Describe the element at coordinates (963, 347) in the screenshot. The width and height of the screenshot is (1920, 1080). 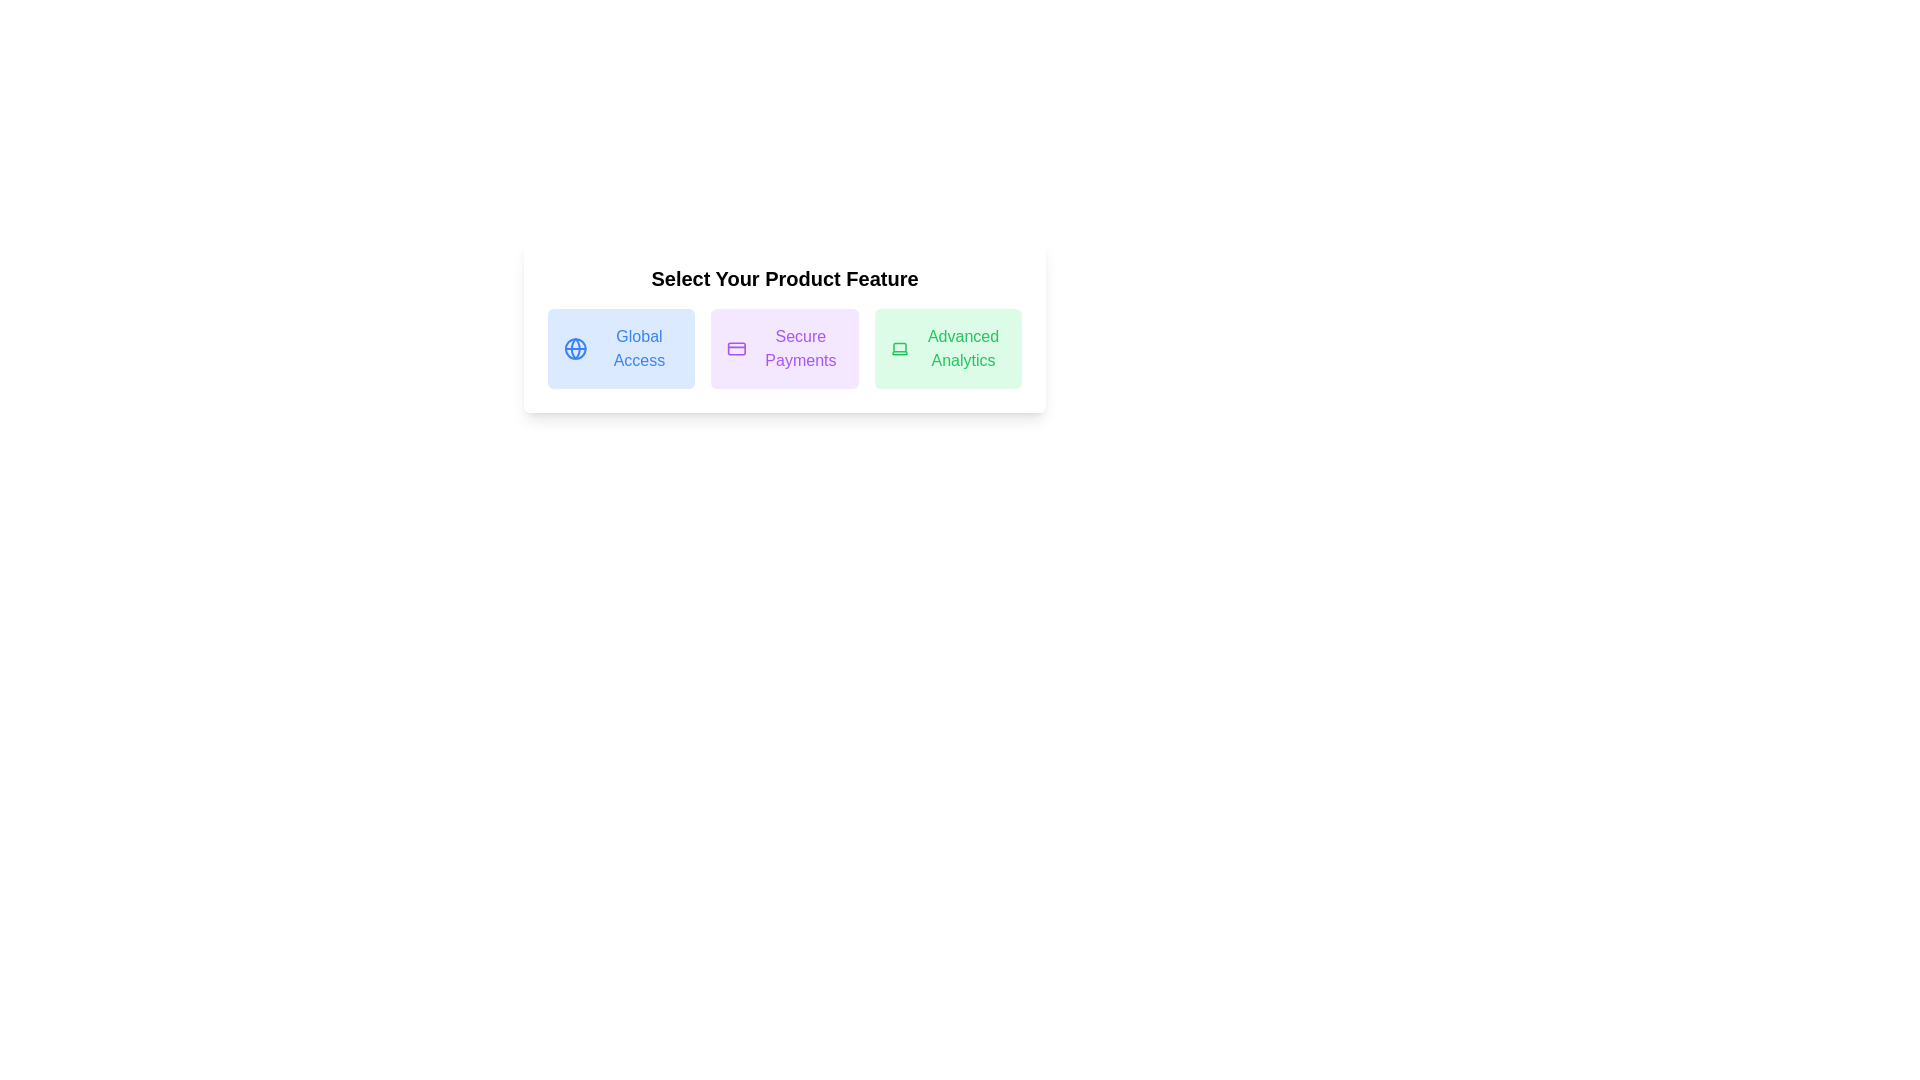
I see `text label that says 'Advanced Analytics', displayed in bold, green font, located in the rightmost feature card under 'Select Your Product Feature'` at that location.